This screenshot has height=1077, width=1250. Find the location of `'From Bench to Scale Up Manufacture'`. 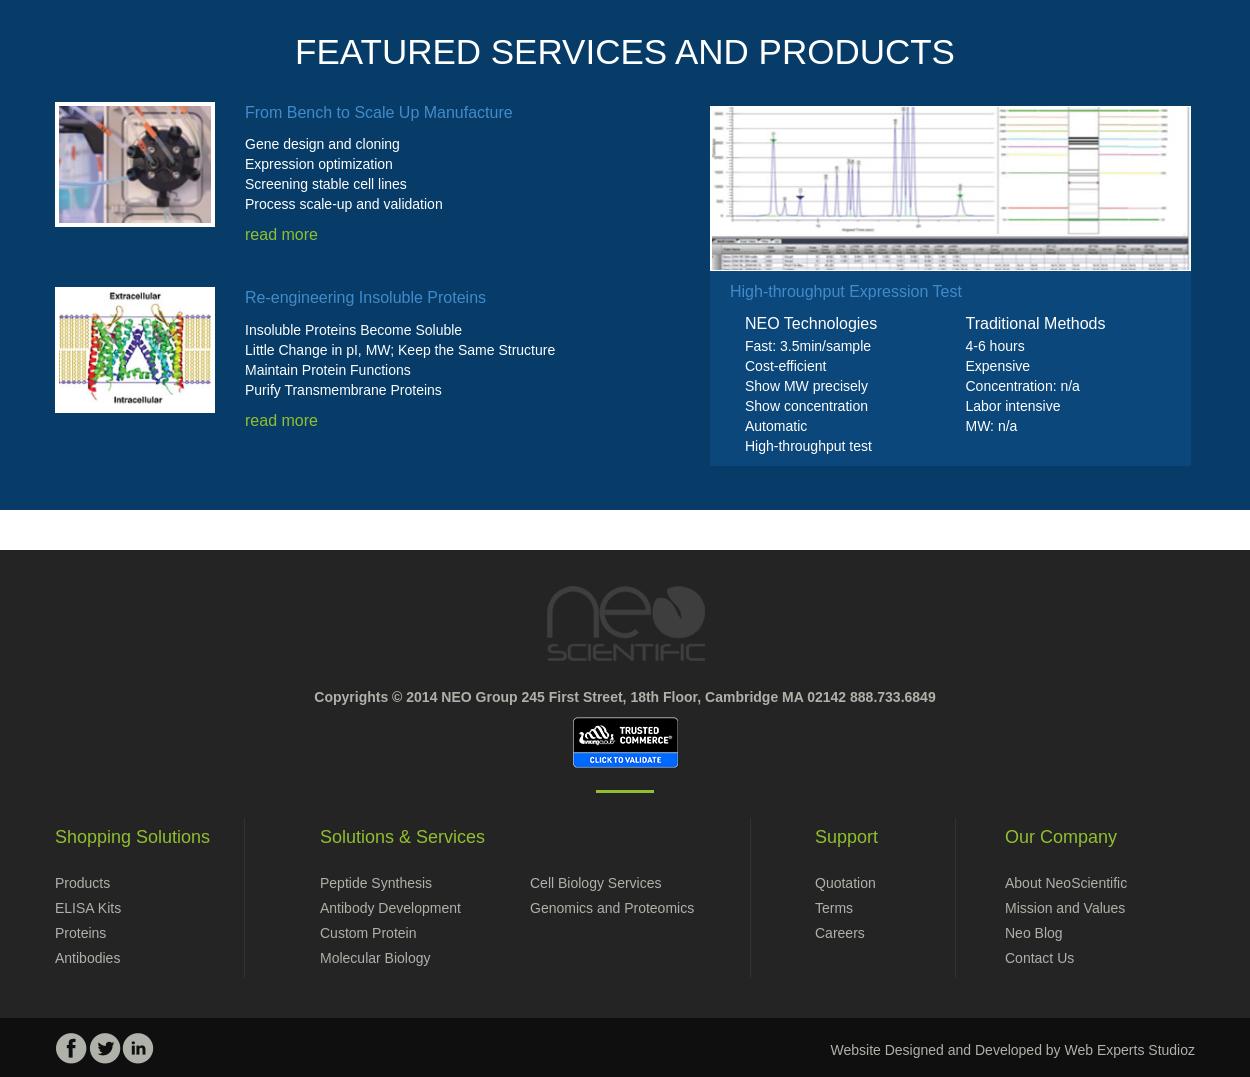

'From Bench to Scale Up Manufacture' is located at coordinates (378, 110).